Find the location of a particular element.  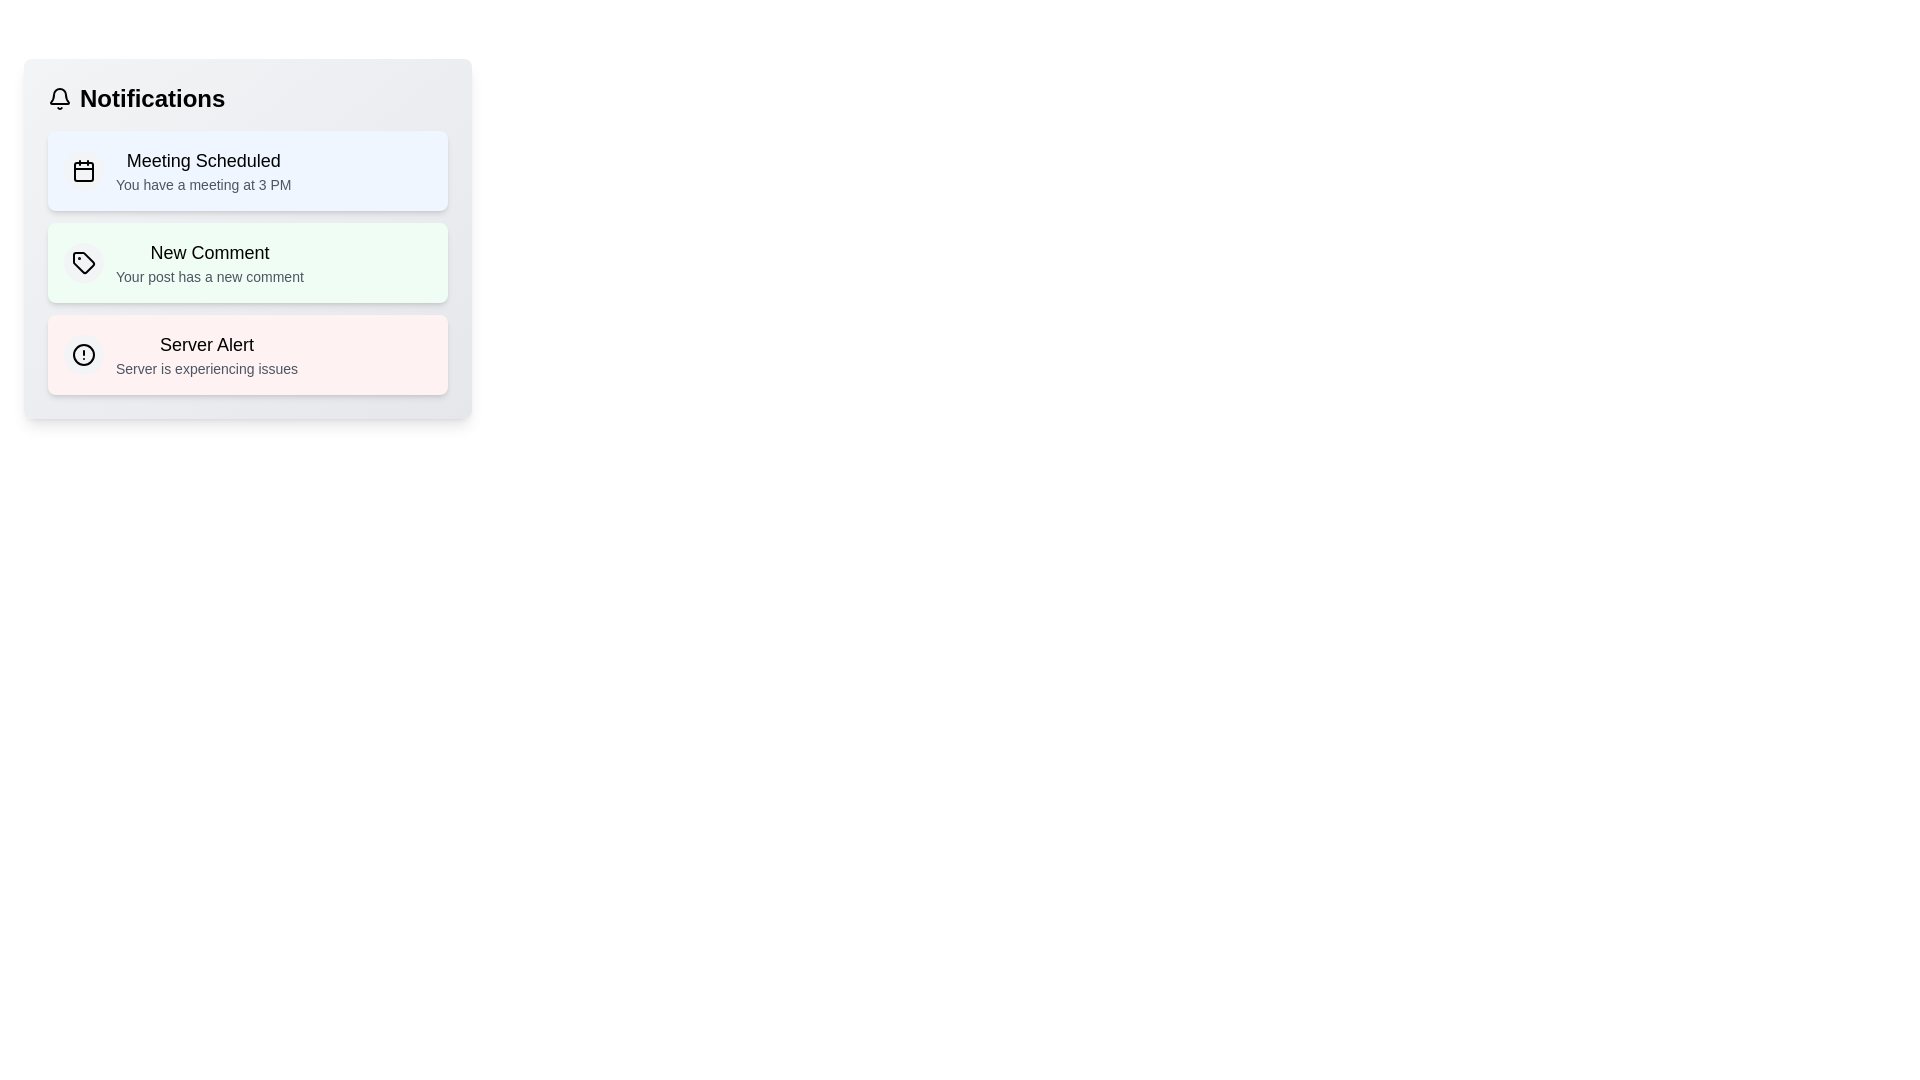

the notification icon for Meeting Scheduled is located at coordinates (82, 169).